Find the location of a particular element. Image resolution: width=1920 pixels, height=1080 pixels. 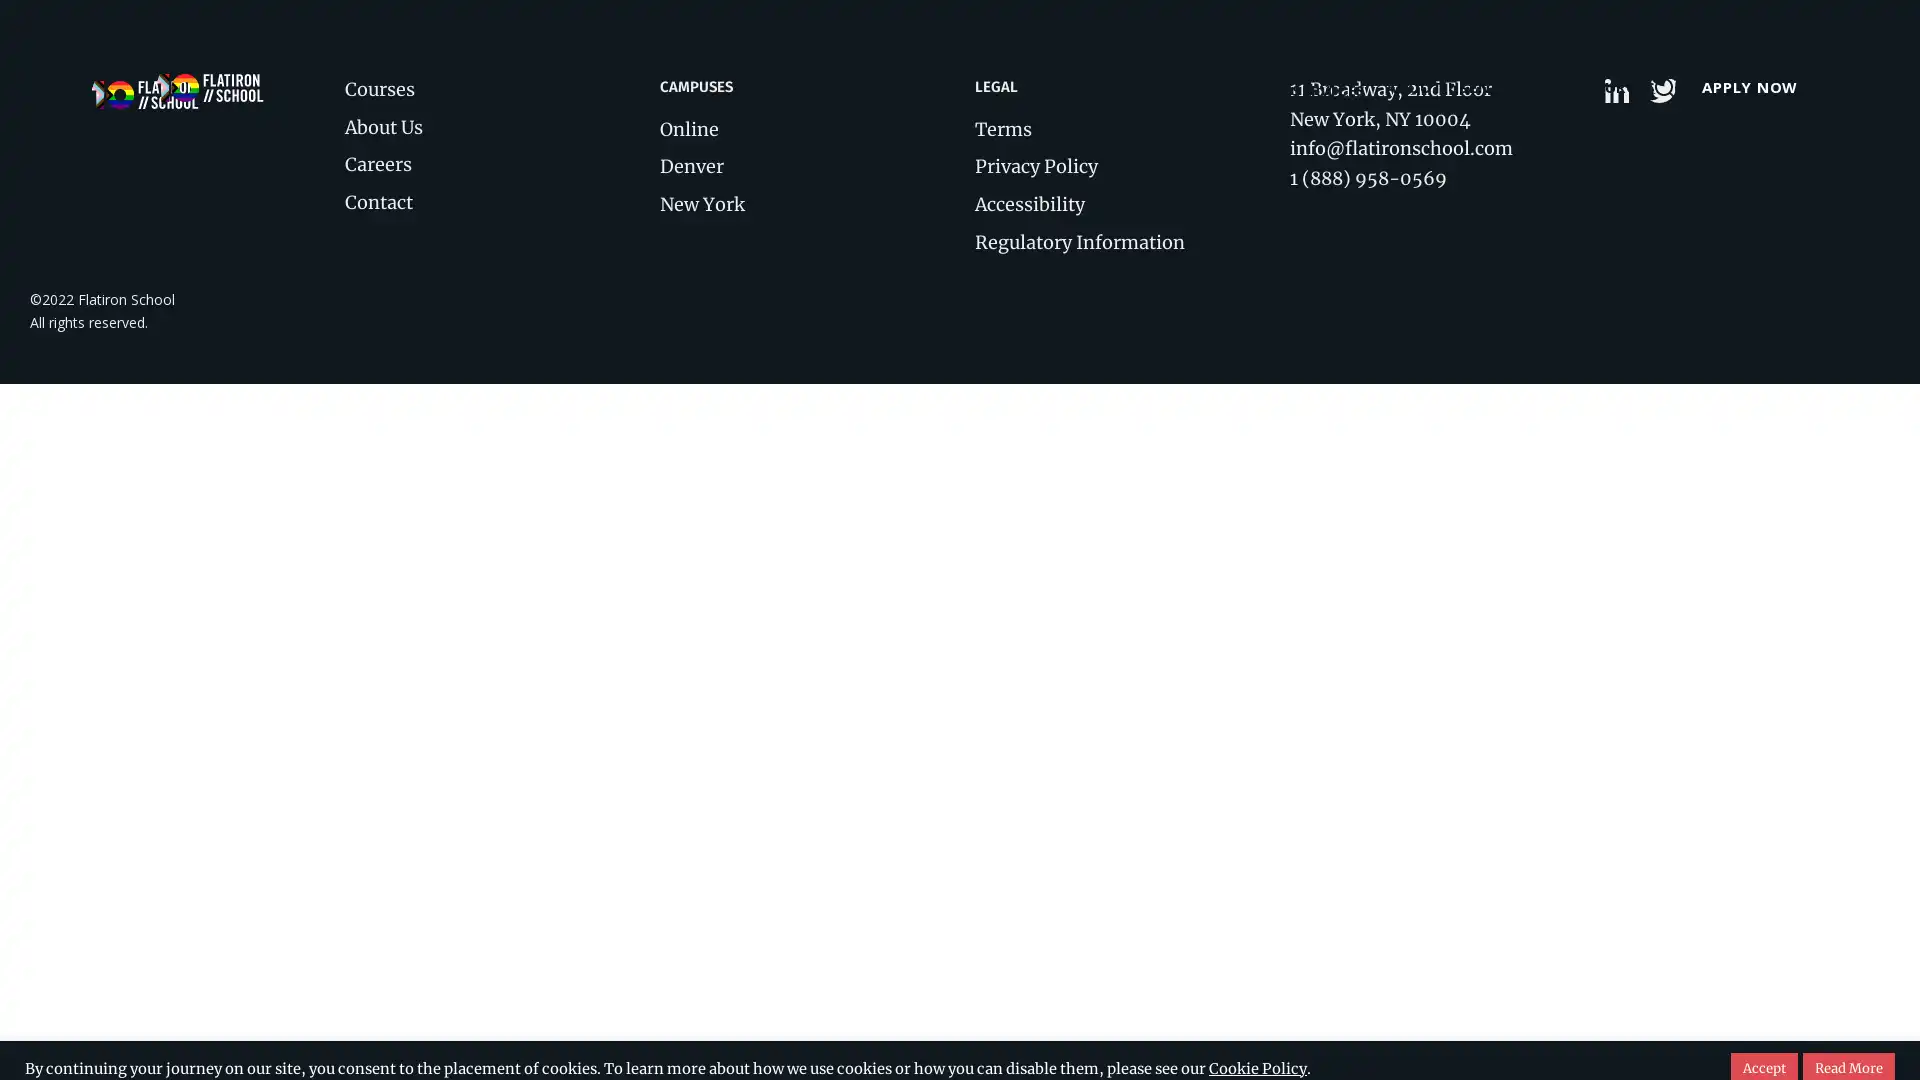

ENTERPRISE is located at coordinates (1415, 86).